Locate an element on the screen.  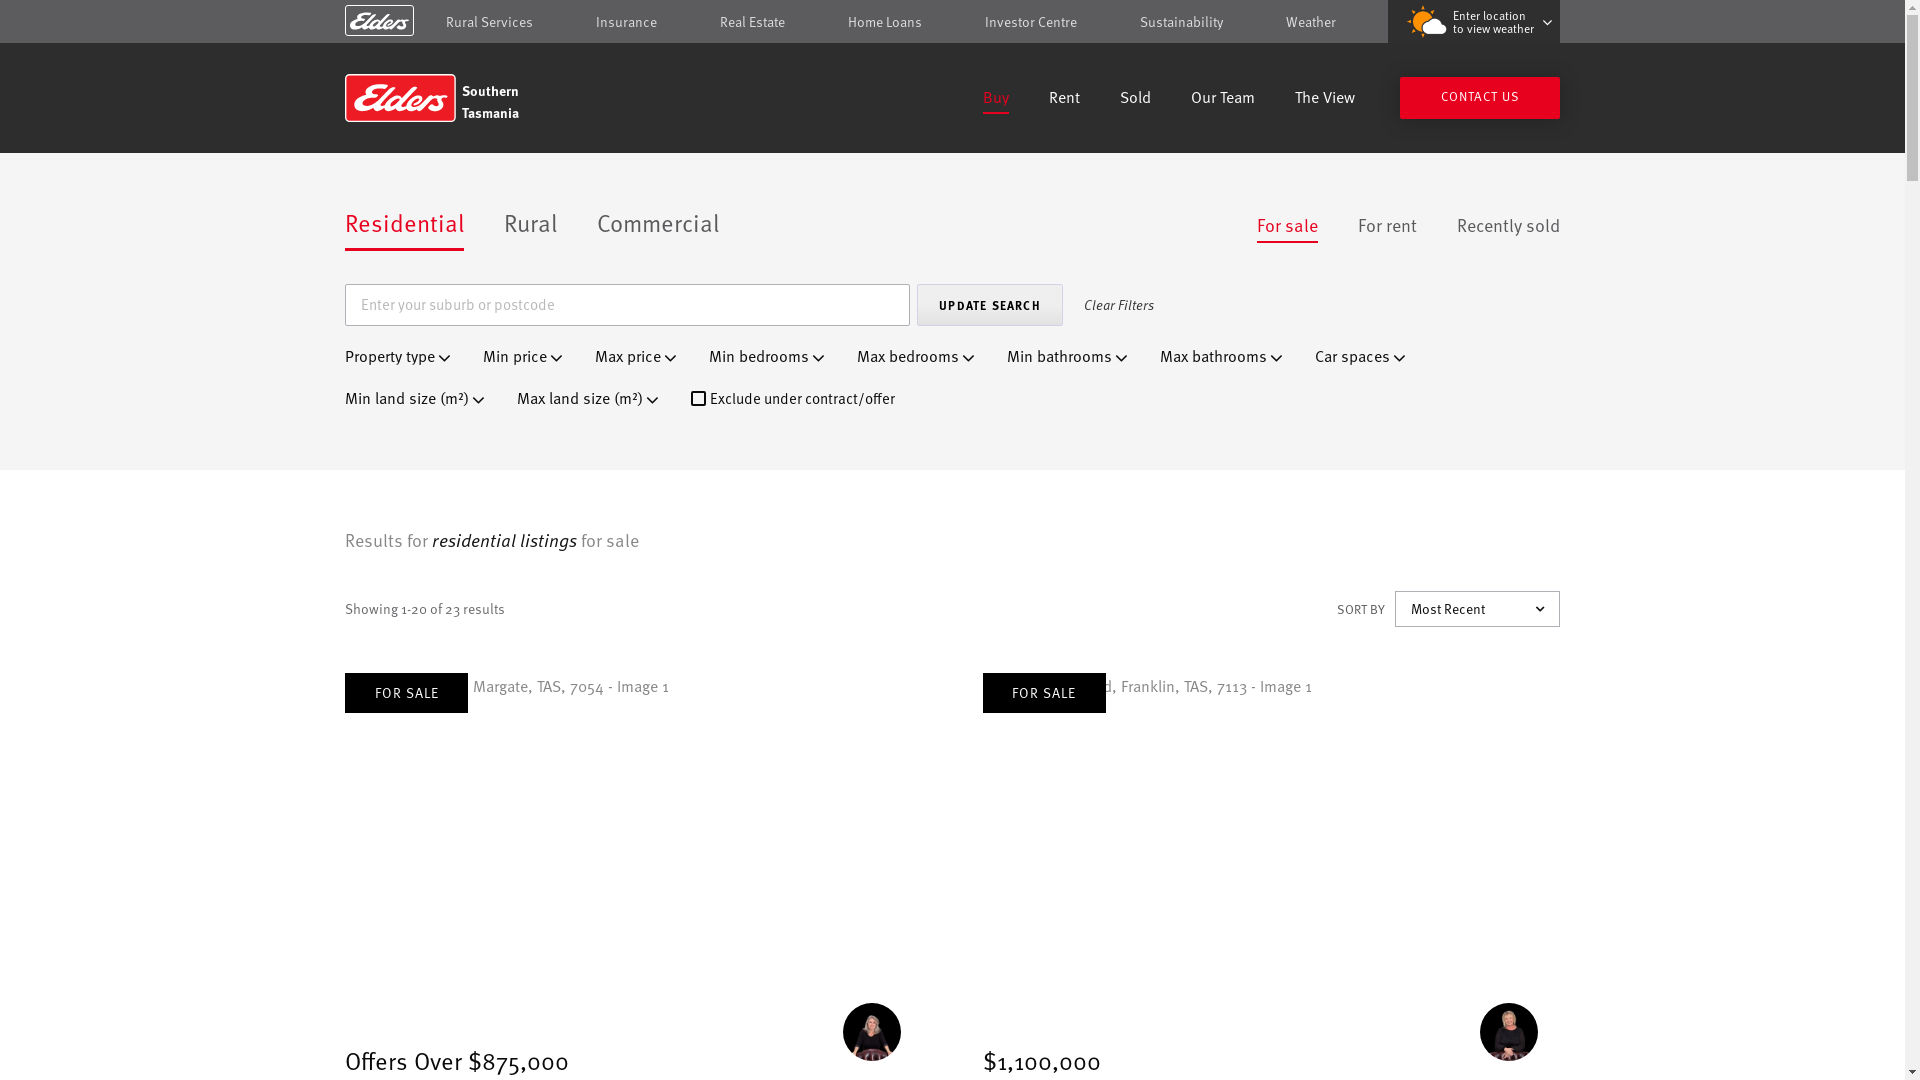
'Insurance' is located at coordinates (625, 21).